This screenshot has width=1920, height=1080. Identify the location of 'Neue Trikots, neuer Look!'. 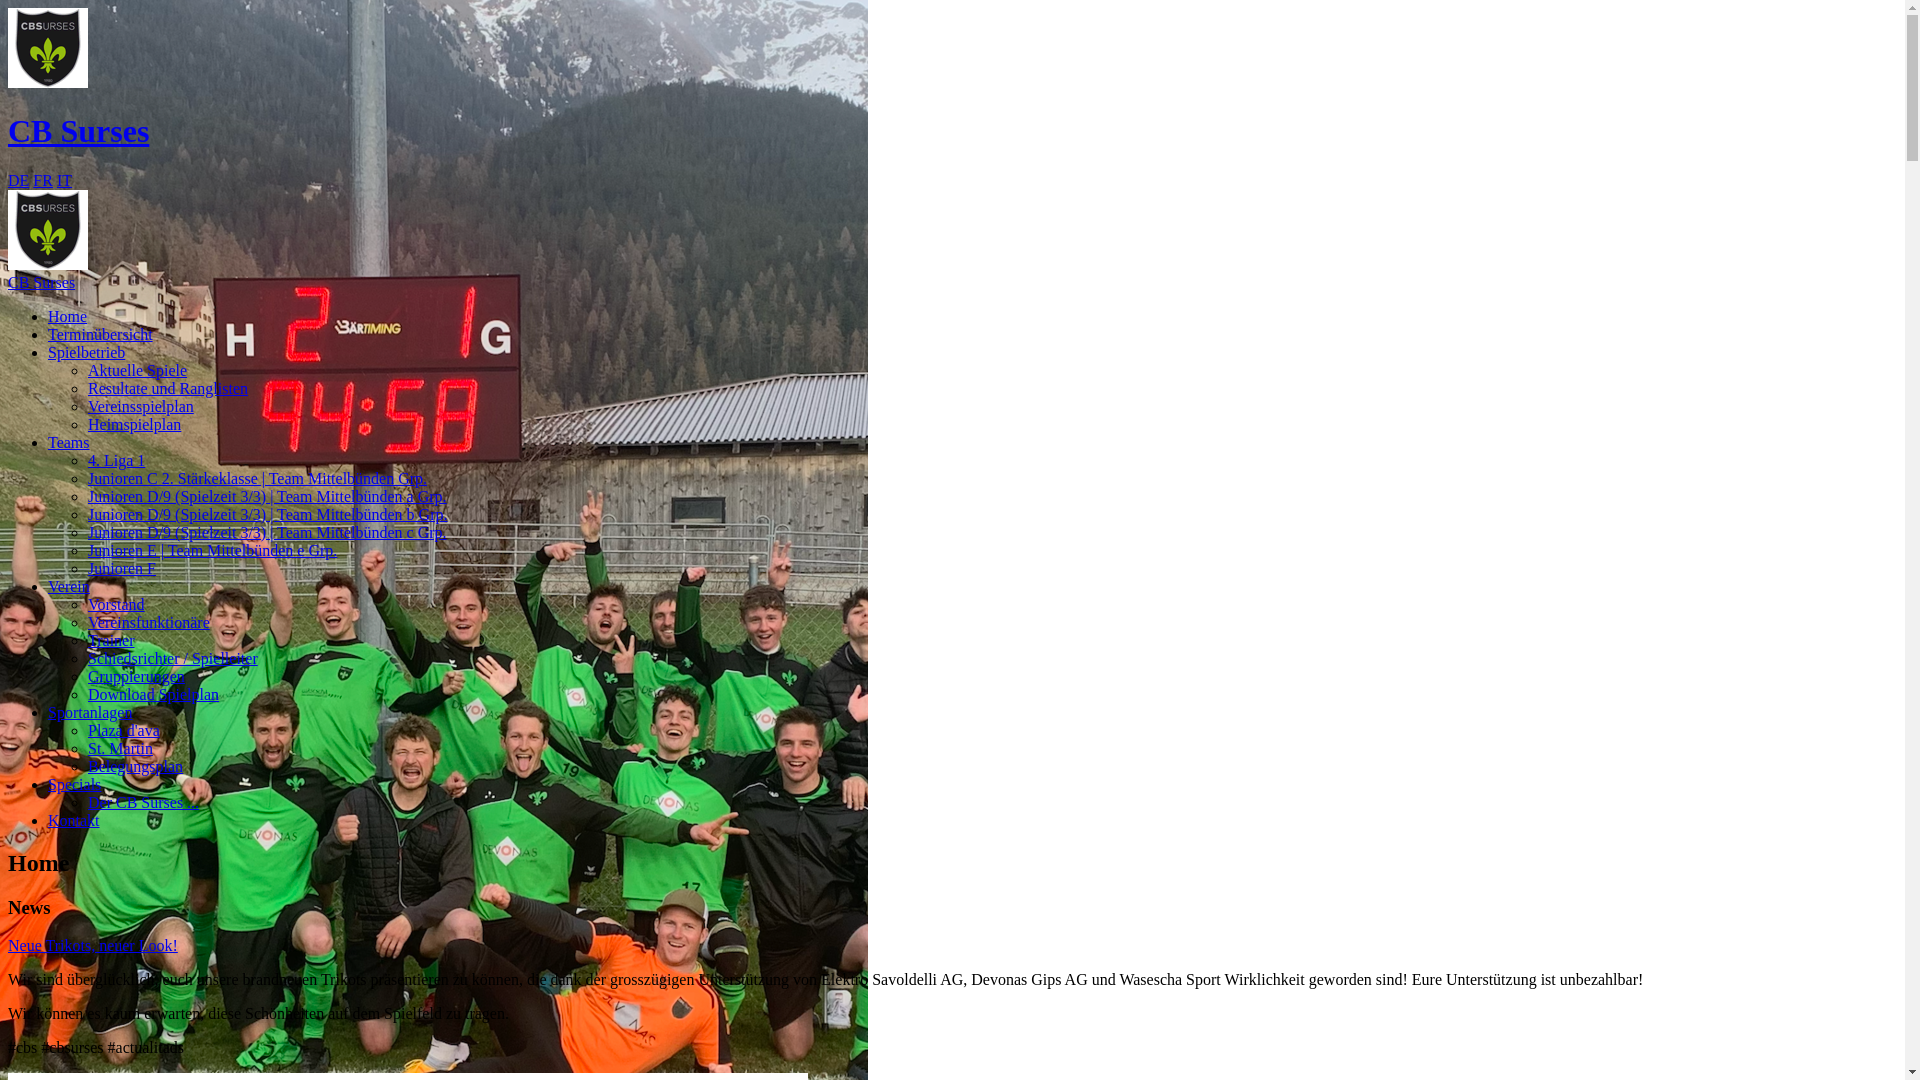
(91, 945).